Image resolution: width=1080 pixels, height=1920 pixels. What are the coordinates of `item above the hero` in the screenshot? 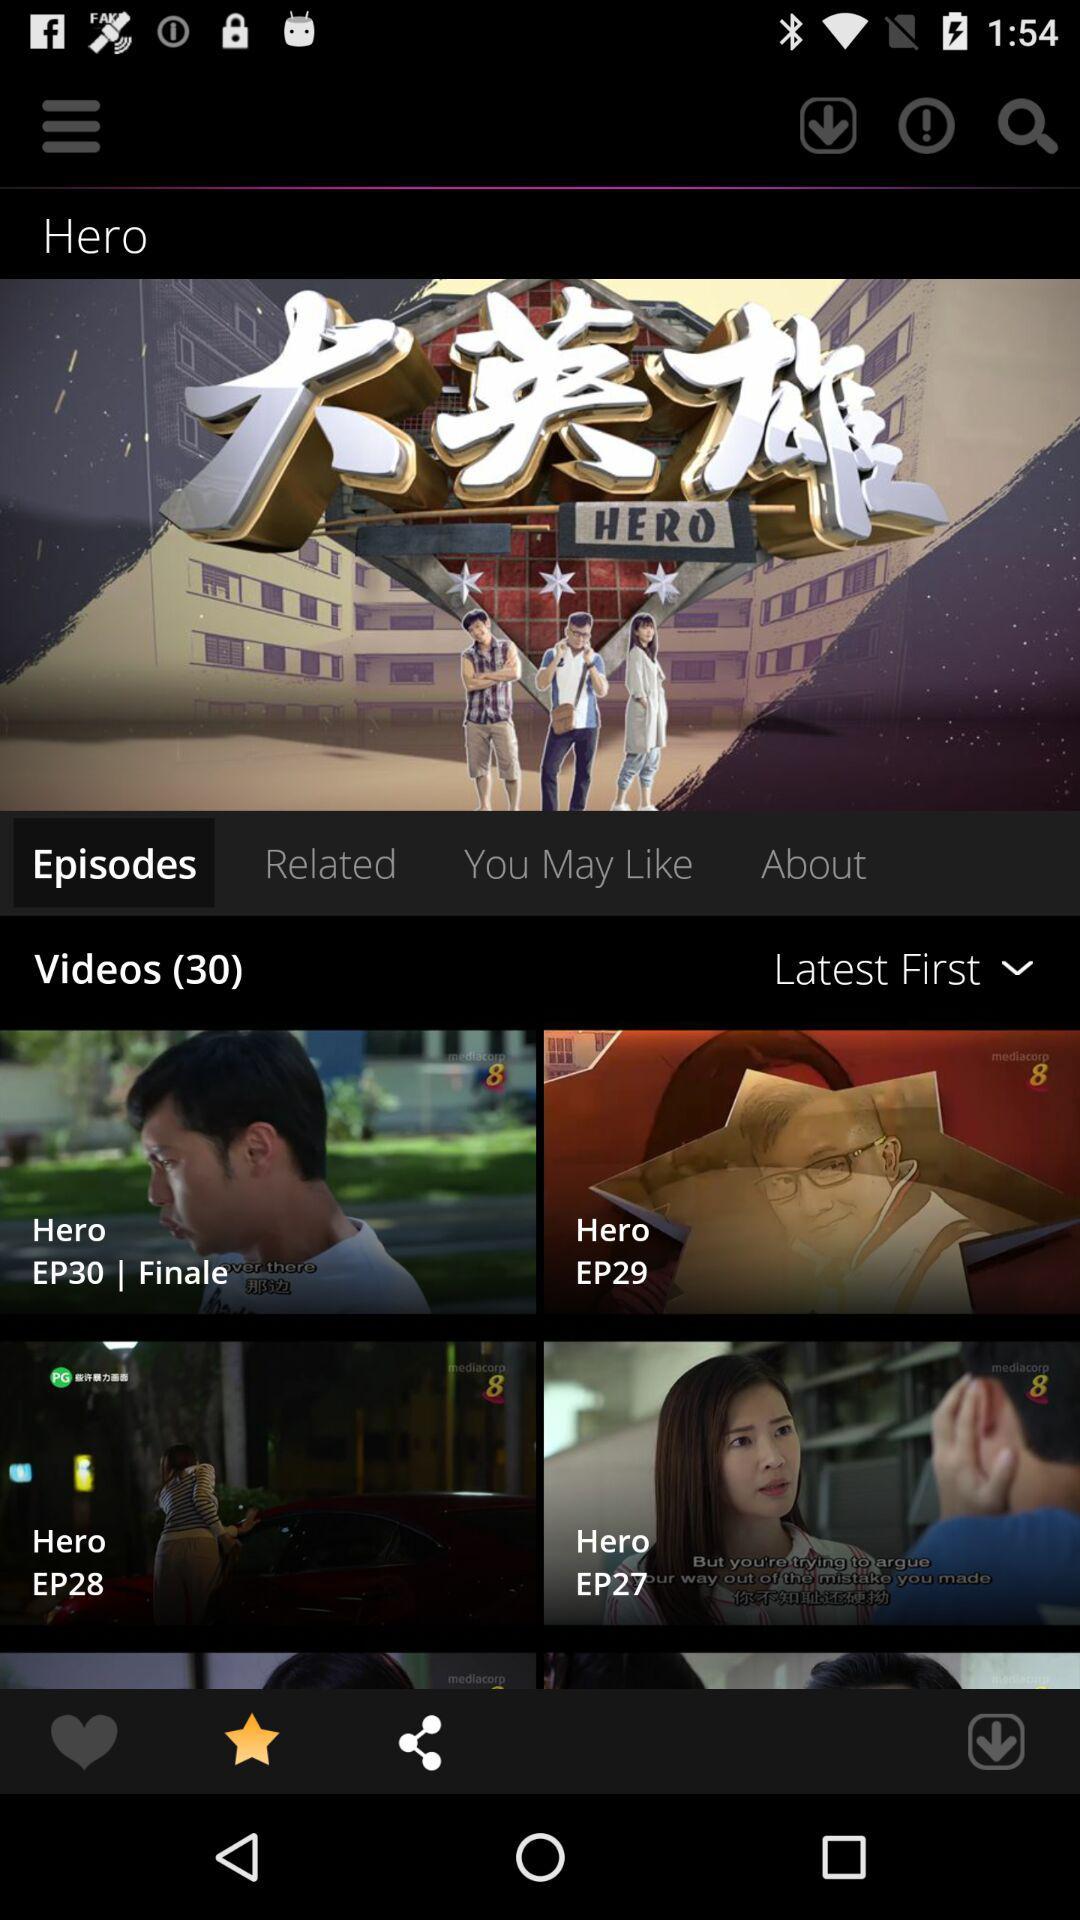 It's located at (926, 124).